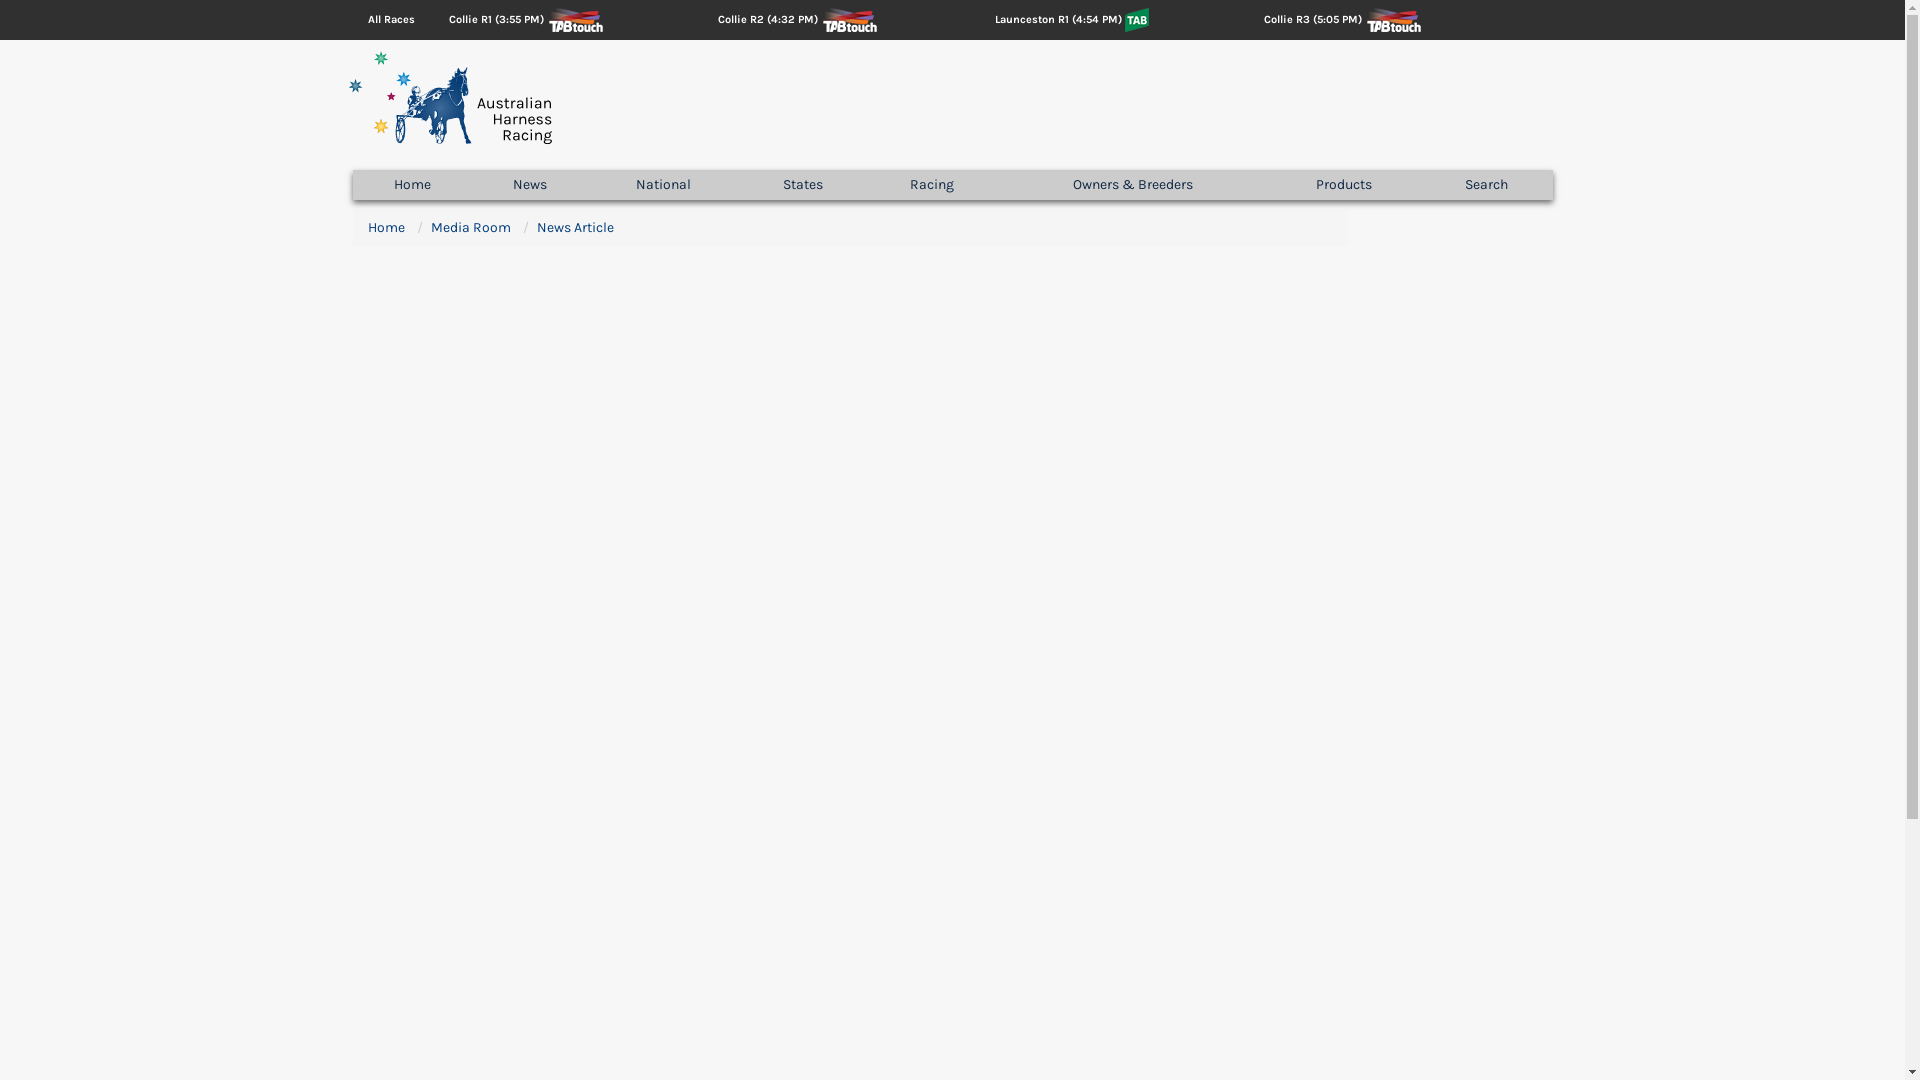 The height and width of the screenshot is (1080, 1920). I want to click on 'News', so click(472, 185).